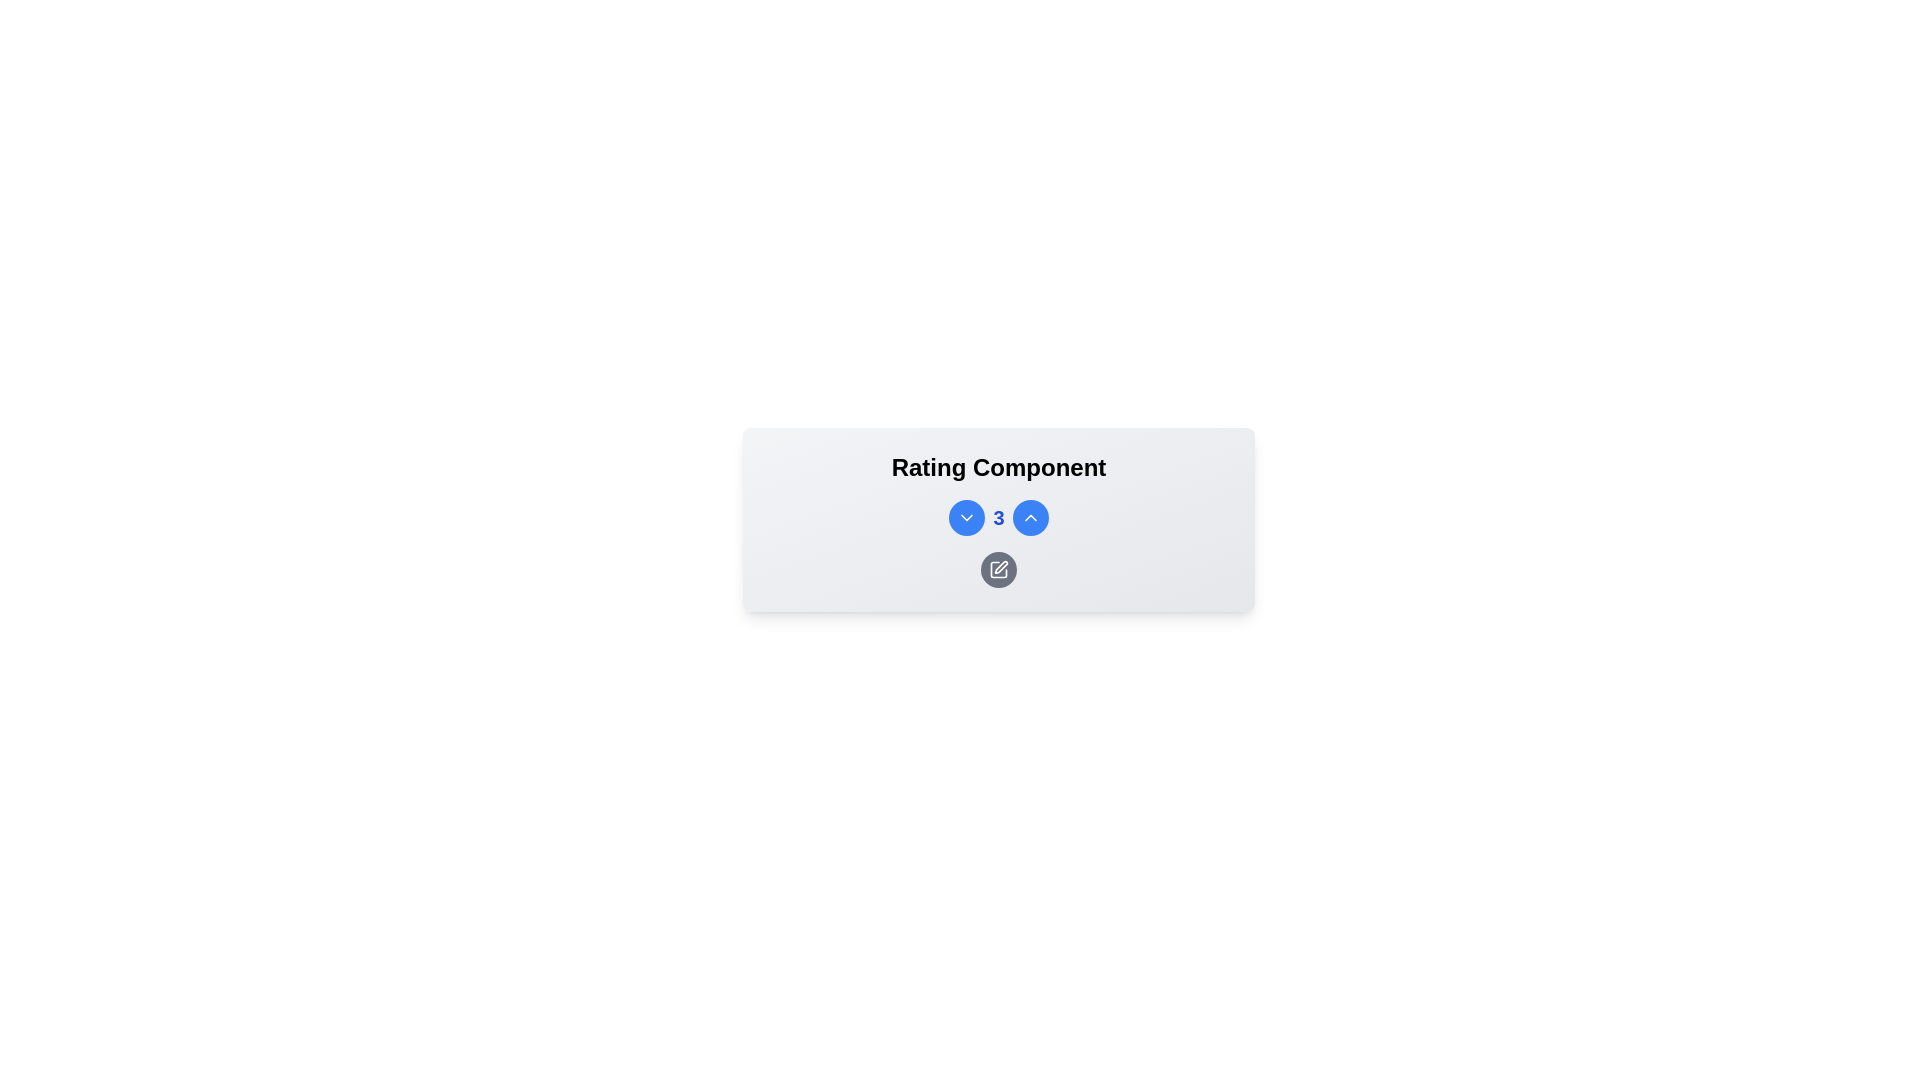 The height and width of the screenshot is (1080, 1920). What do you see at coordinates (1030, 516) in the screenshot?
I see `the upward-pointing chevron icon within the second interactive button from the left, which has a circular blue background and white border` at bounding box center [1030, 516].